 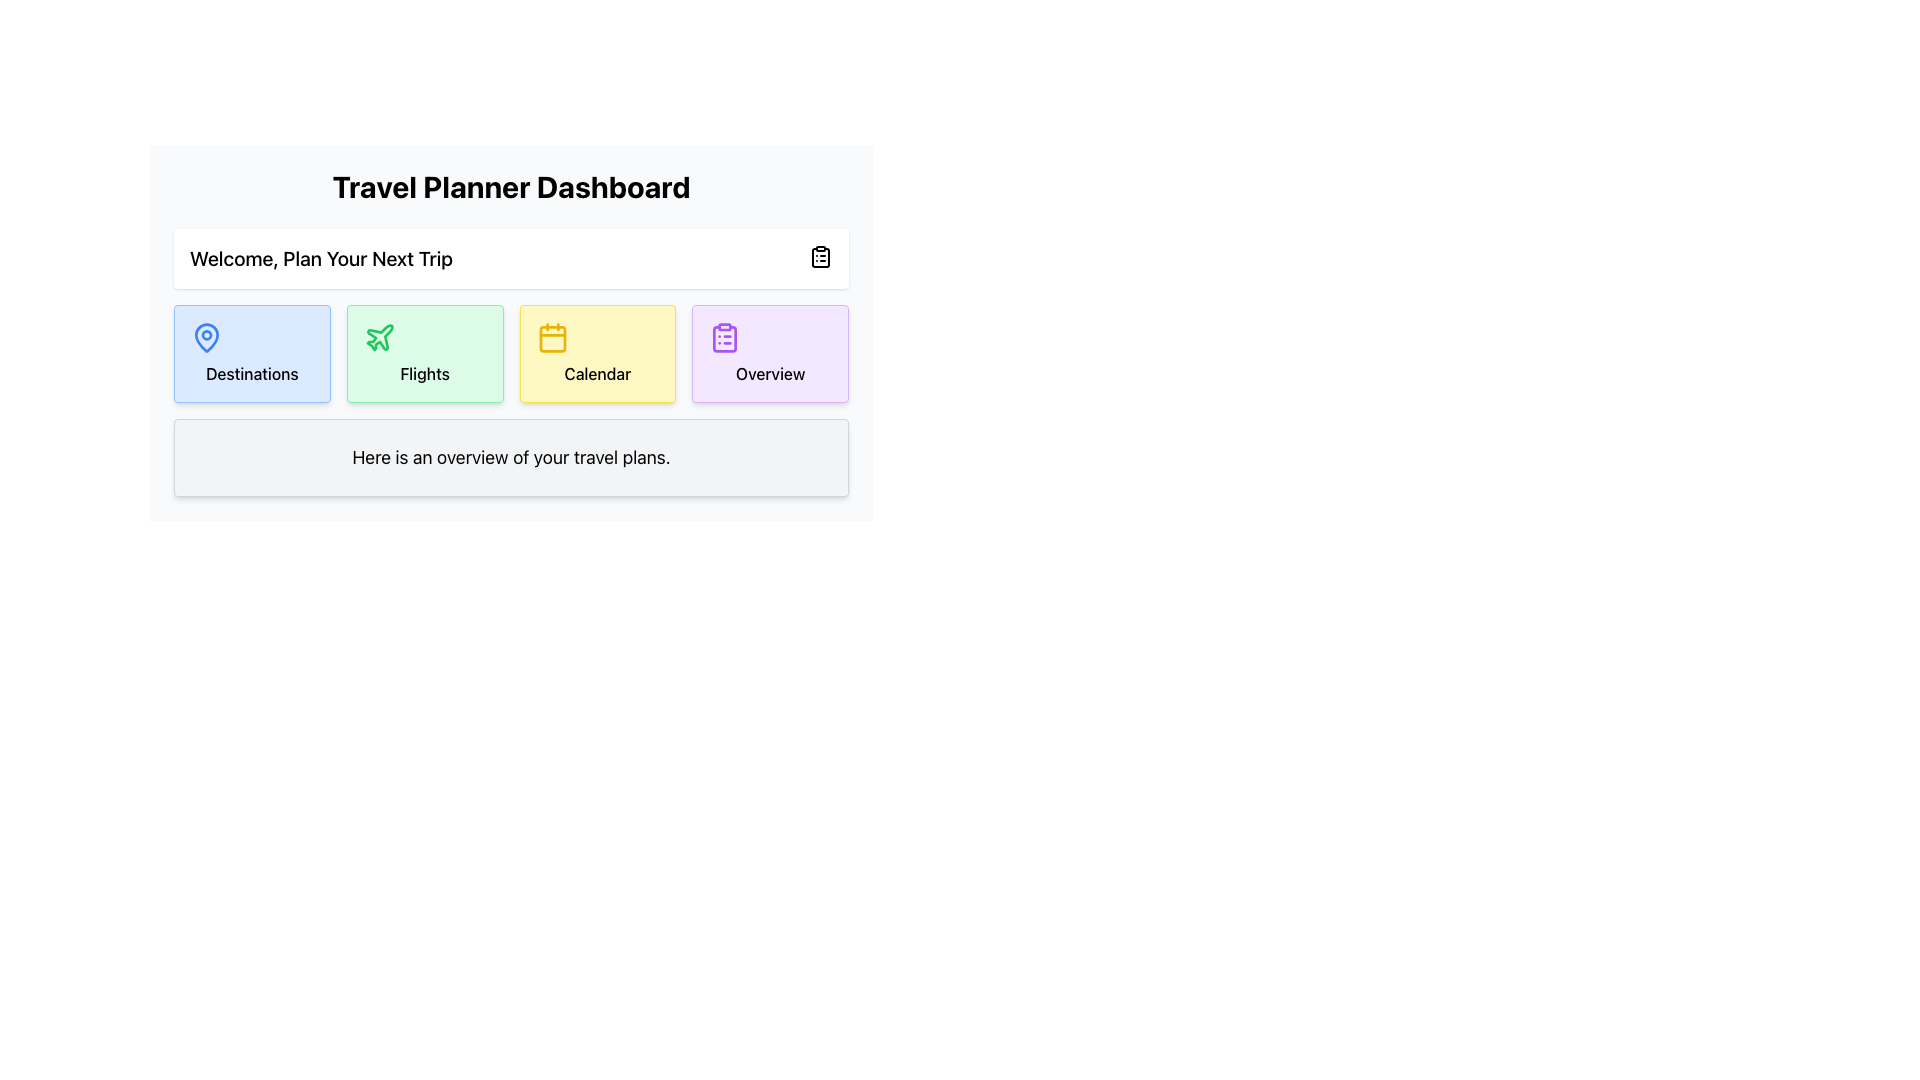 What do you see at coordinates (552, 337) in the screenshot?
I see `the bright yellow calendar icon located in the third column of the navigation options row` at bounding box center [552, 337].